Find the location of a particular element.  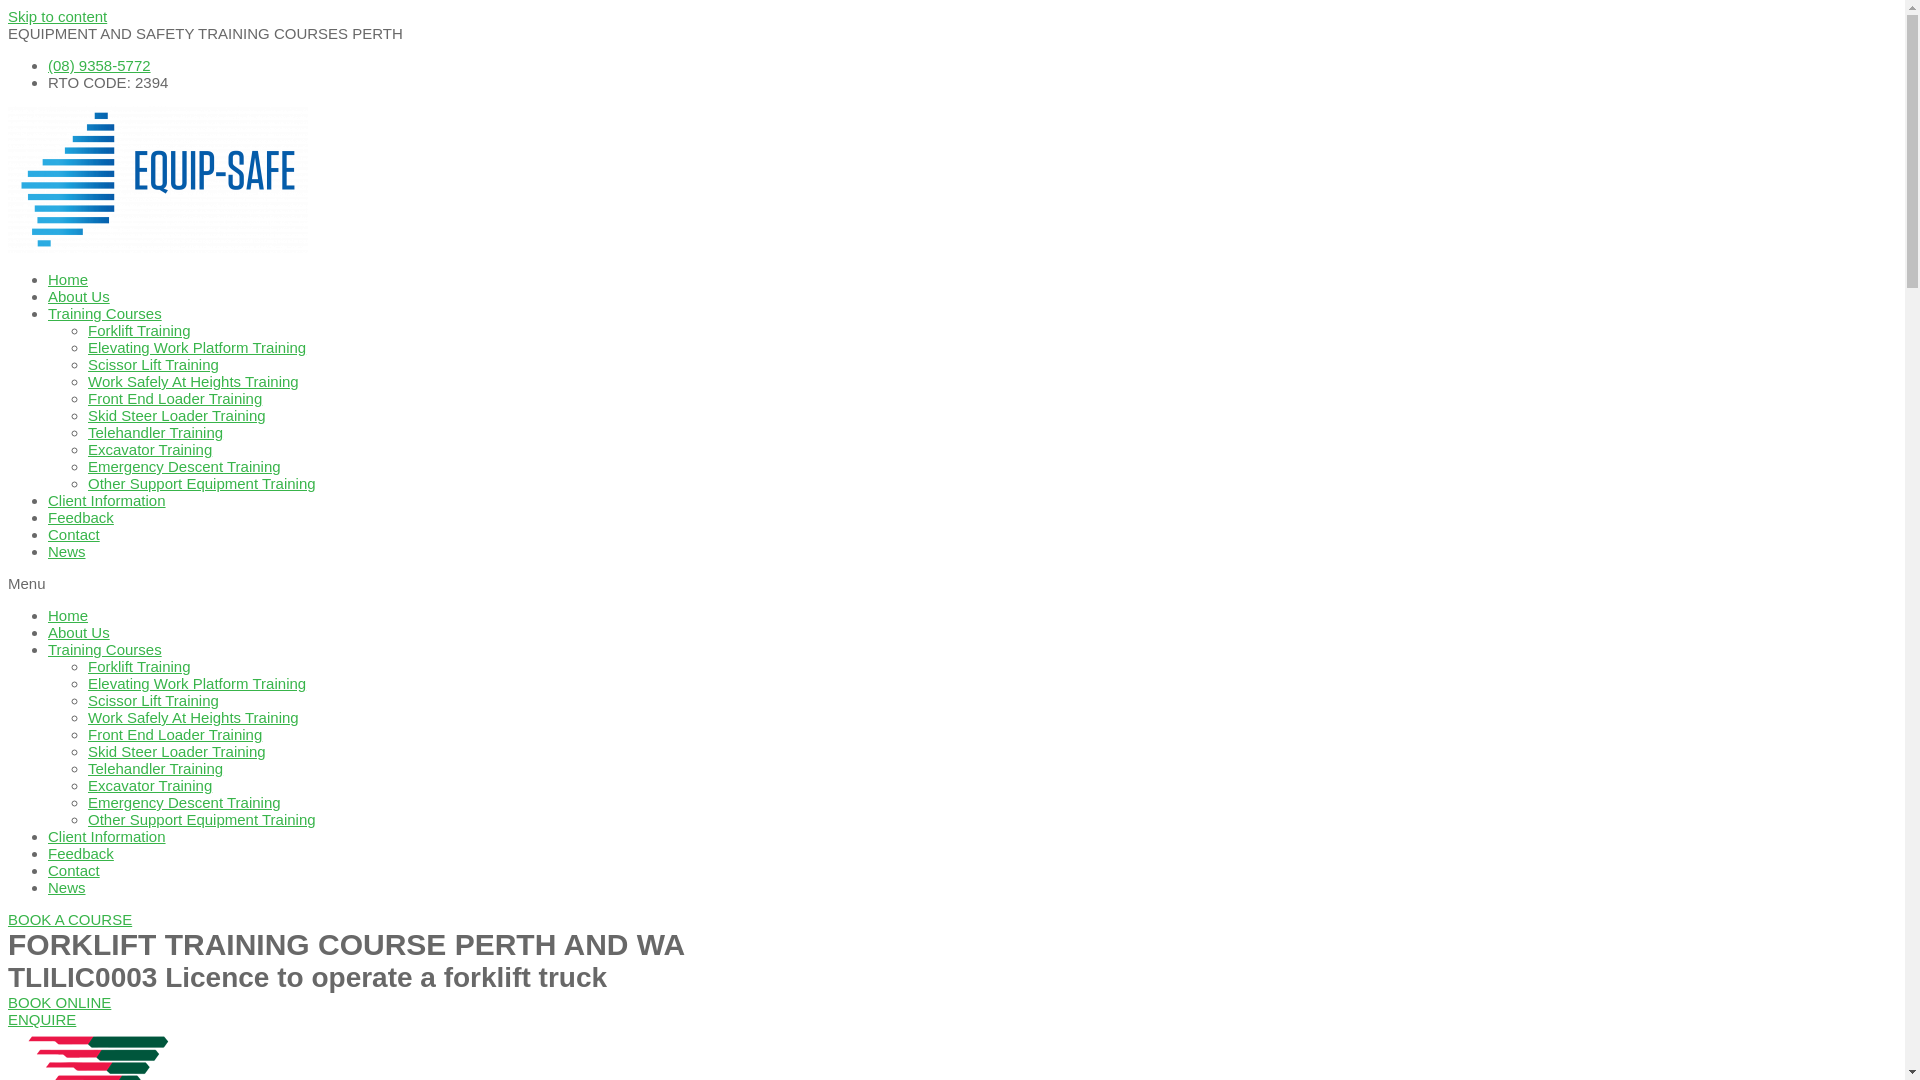

'Contact' is located at coordinates (73, 869).